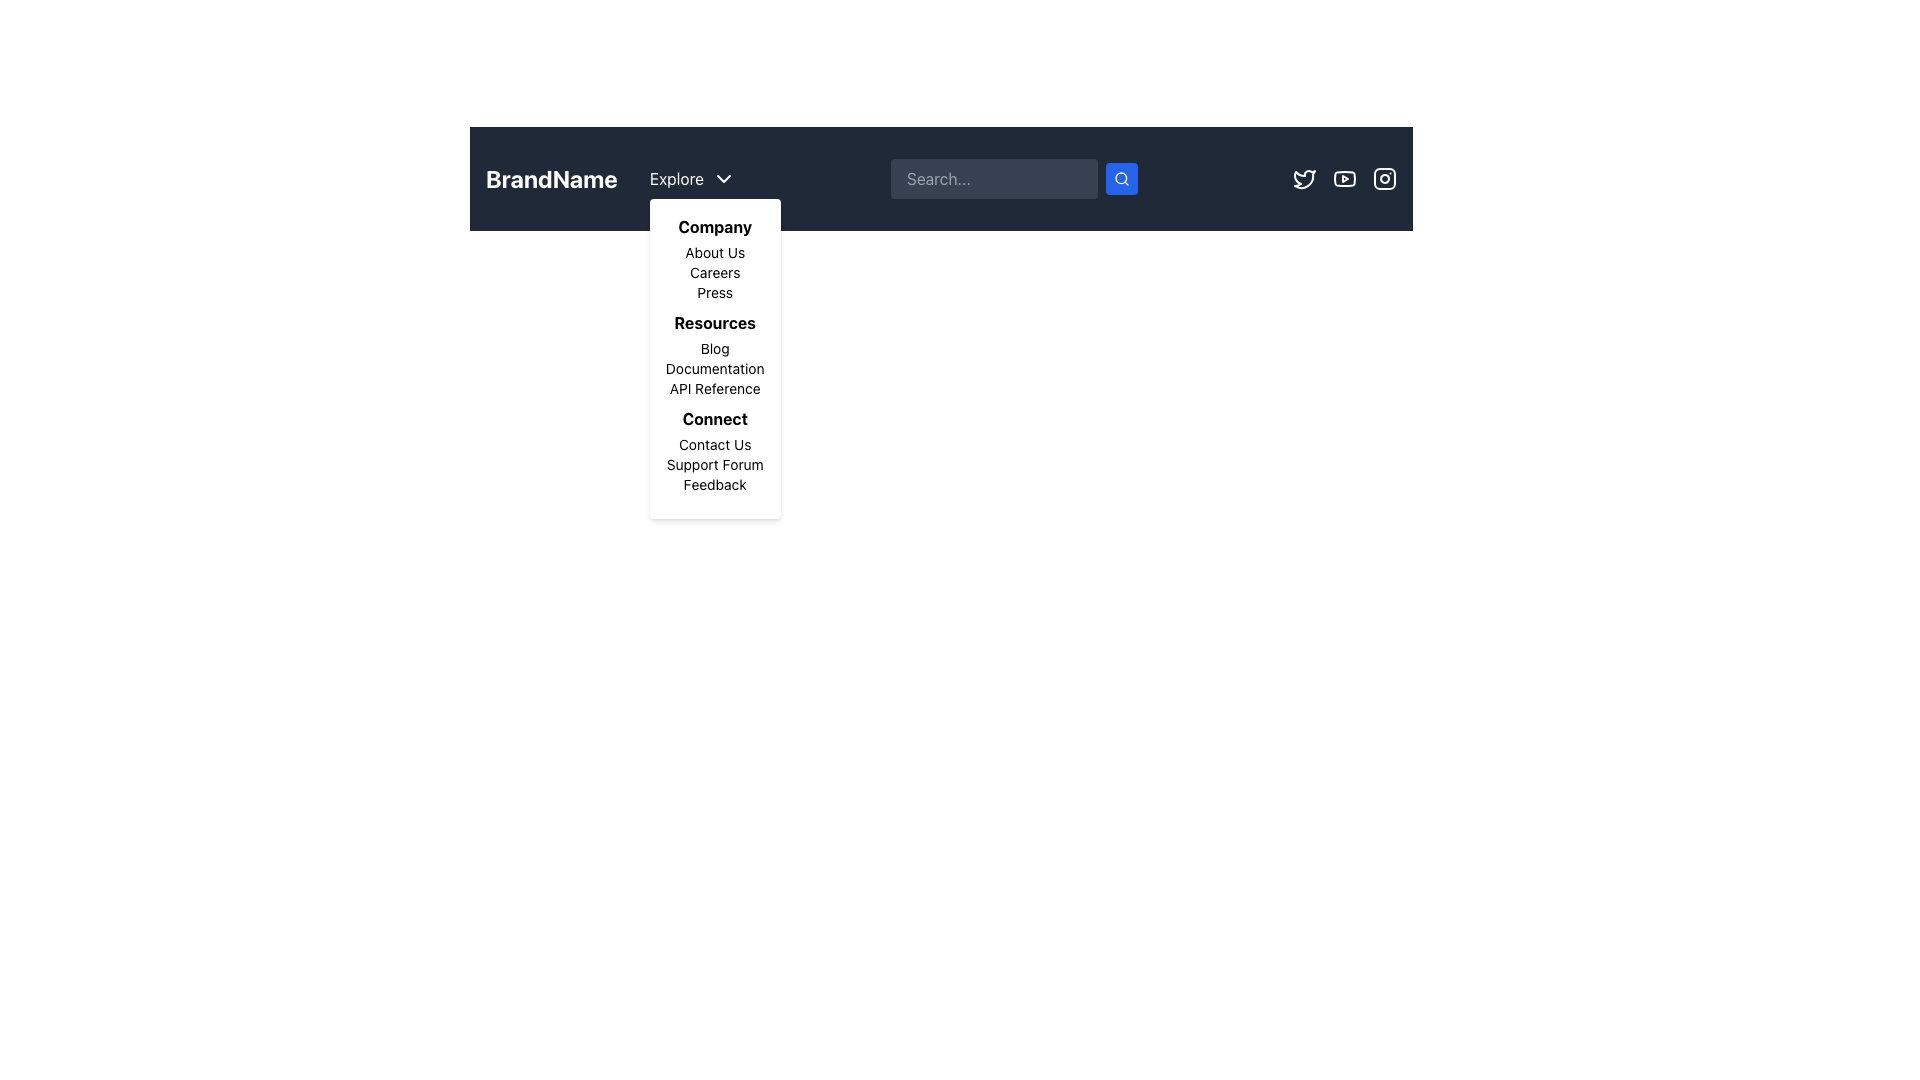 Image resolution: width=1920 pixels, height=1080 pixels. What do you see at coordinates (715, 357) in the screenshot?
I see `the vertical dropdown menu located below the 'Explore' button in the navigation bar, which contains sections like 'Company', 'Resources', and 'Connect'` at bounding box center [715, 357].